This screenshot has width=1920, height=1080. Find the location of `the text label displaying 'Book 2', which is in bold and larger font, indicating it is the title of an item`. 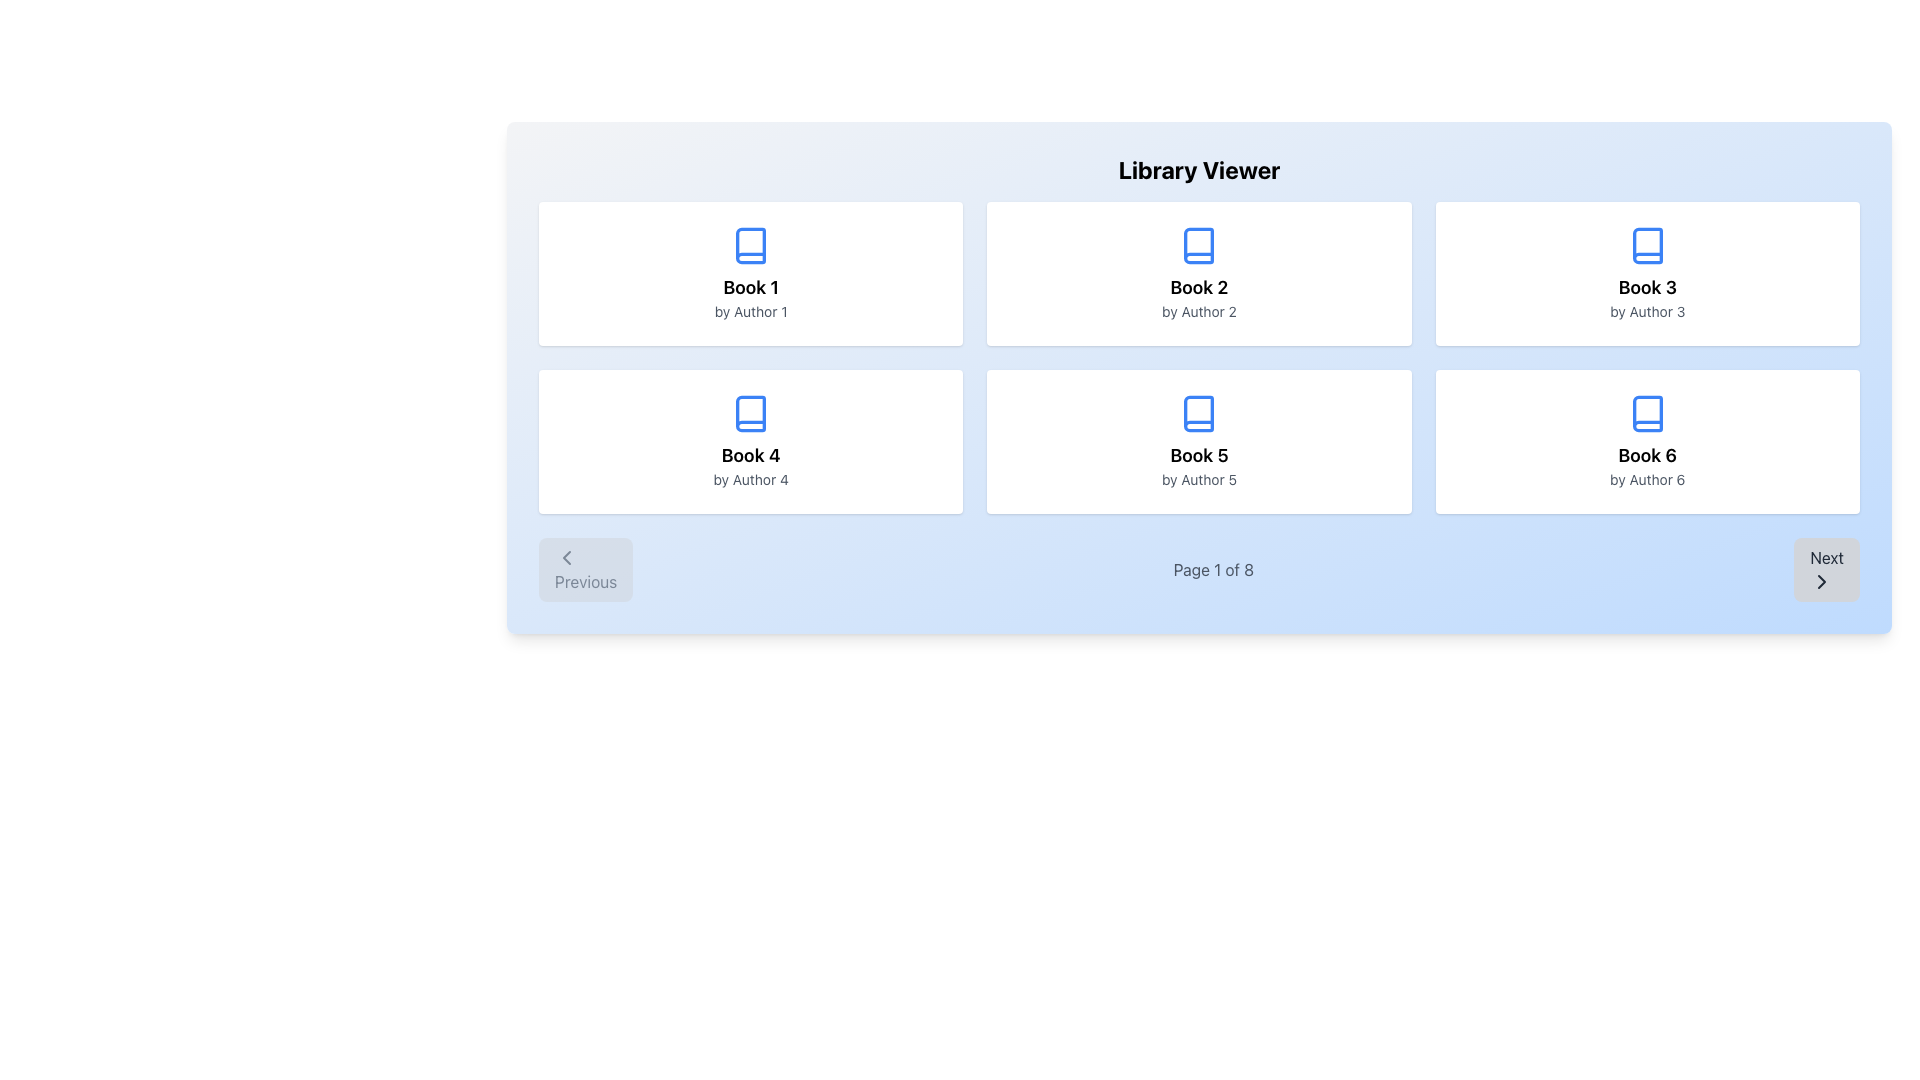

the text label displaying 'Book 2', which is in bold and larger font, indicating it is the title of an item is located at coordinates (1199, 288).